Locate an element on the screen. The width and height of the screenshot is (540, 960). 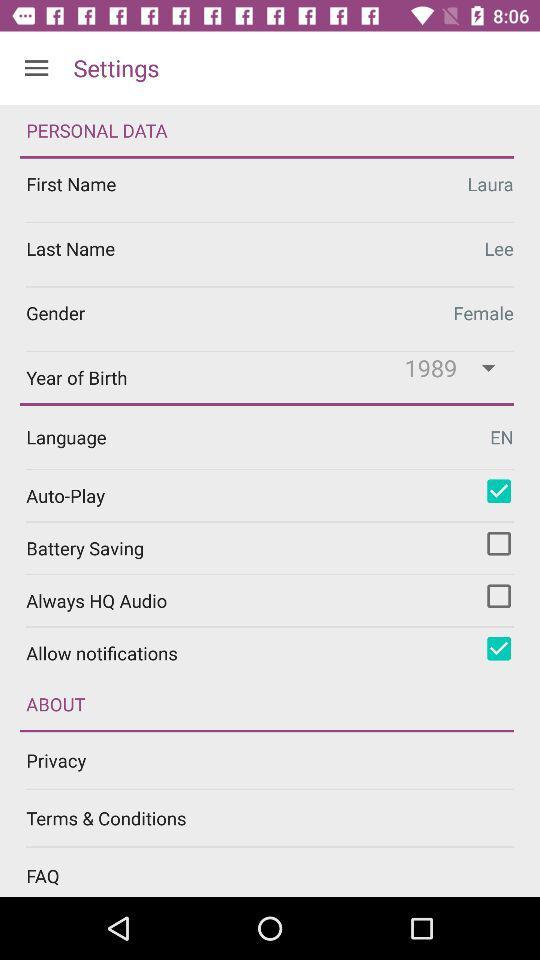
faq is located at coordinates (282, 875).